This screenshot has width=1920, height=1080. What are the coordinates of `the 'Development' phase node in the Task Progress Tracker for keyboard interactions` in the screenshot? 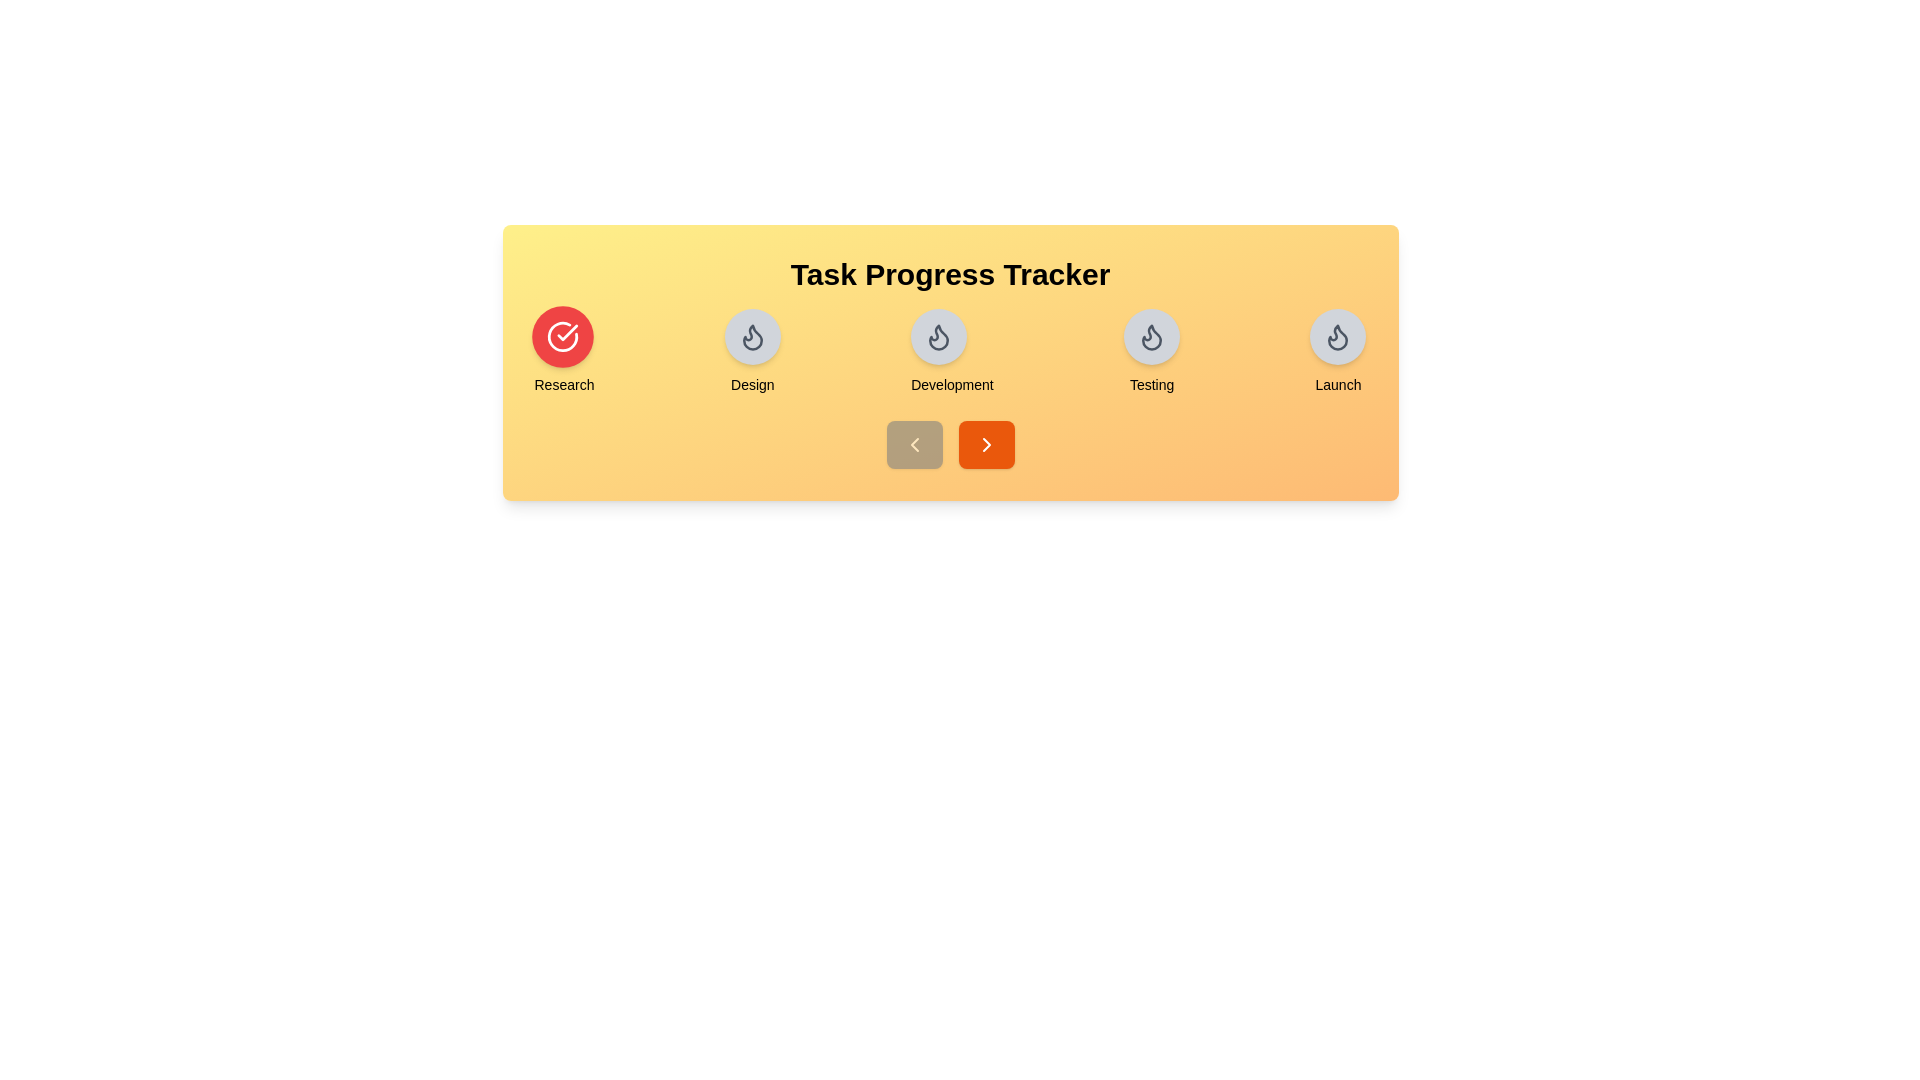 It's located at (949, 352).